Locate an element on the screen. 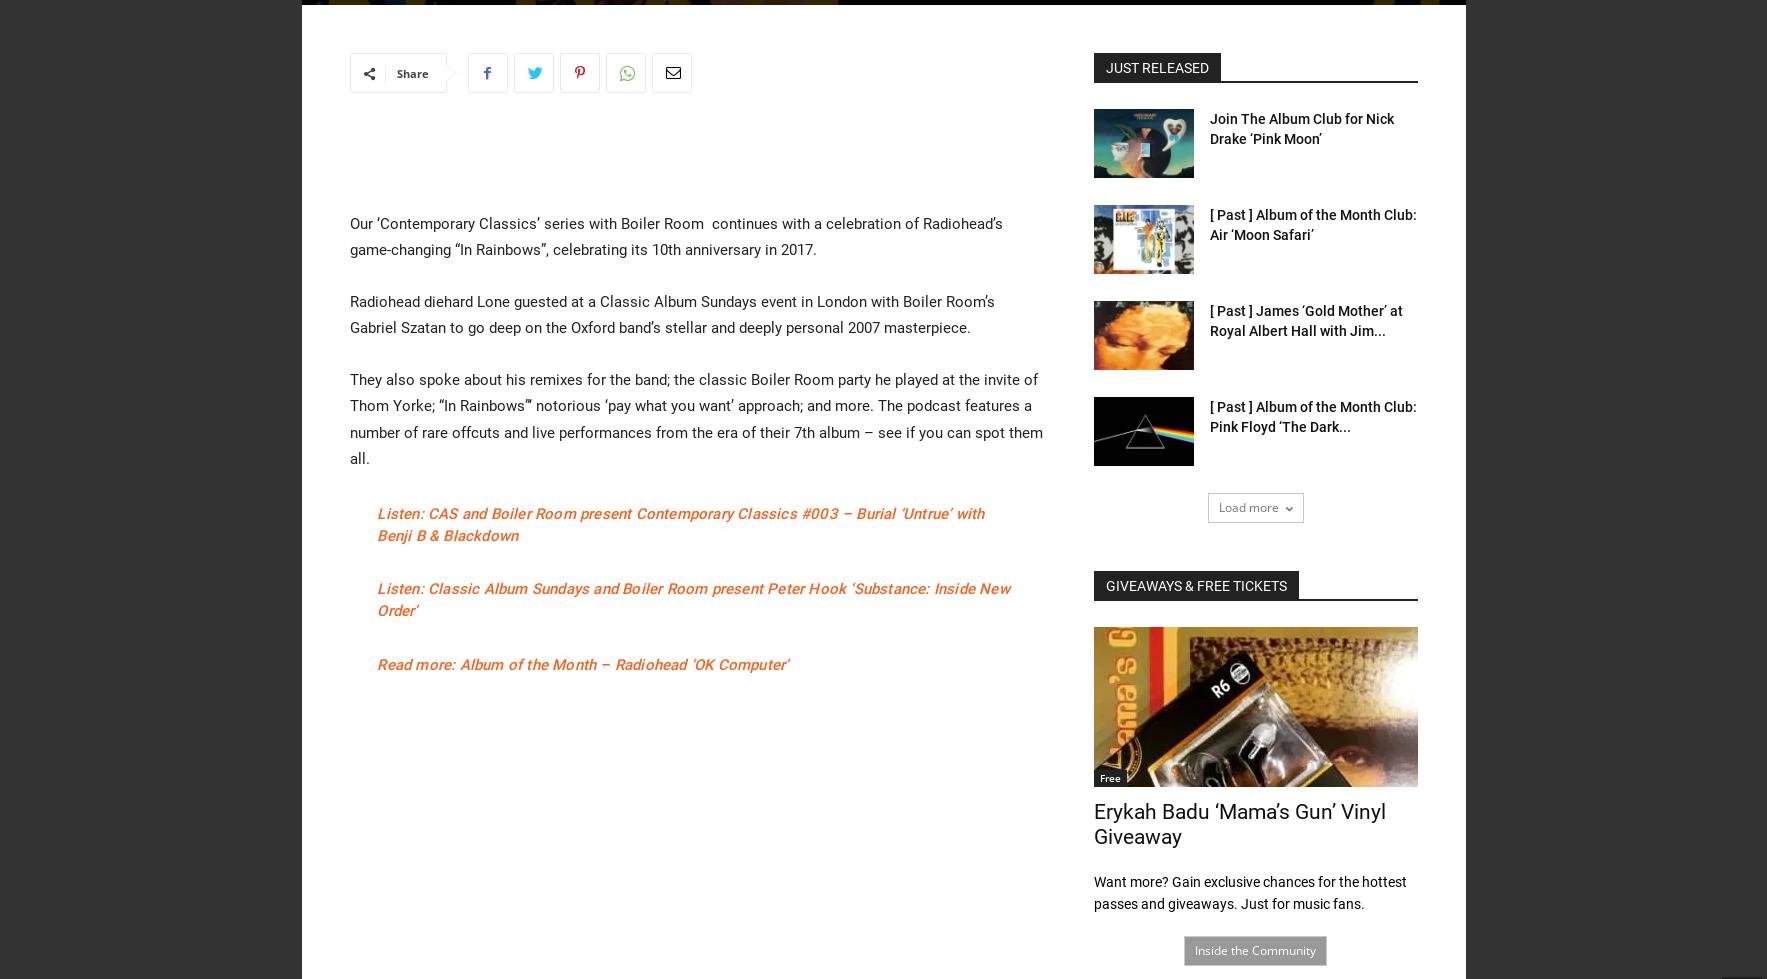 This screenshot has width=1767, height=979. '[ Past ] James ‘Gold Mother’ at Royal Albert Hall with Jim...' is located at coordinates (1304, 321).